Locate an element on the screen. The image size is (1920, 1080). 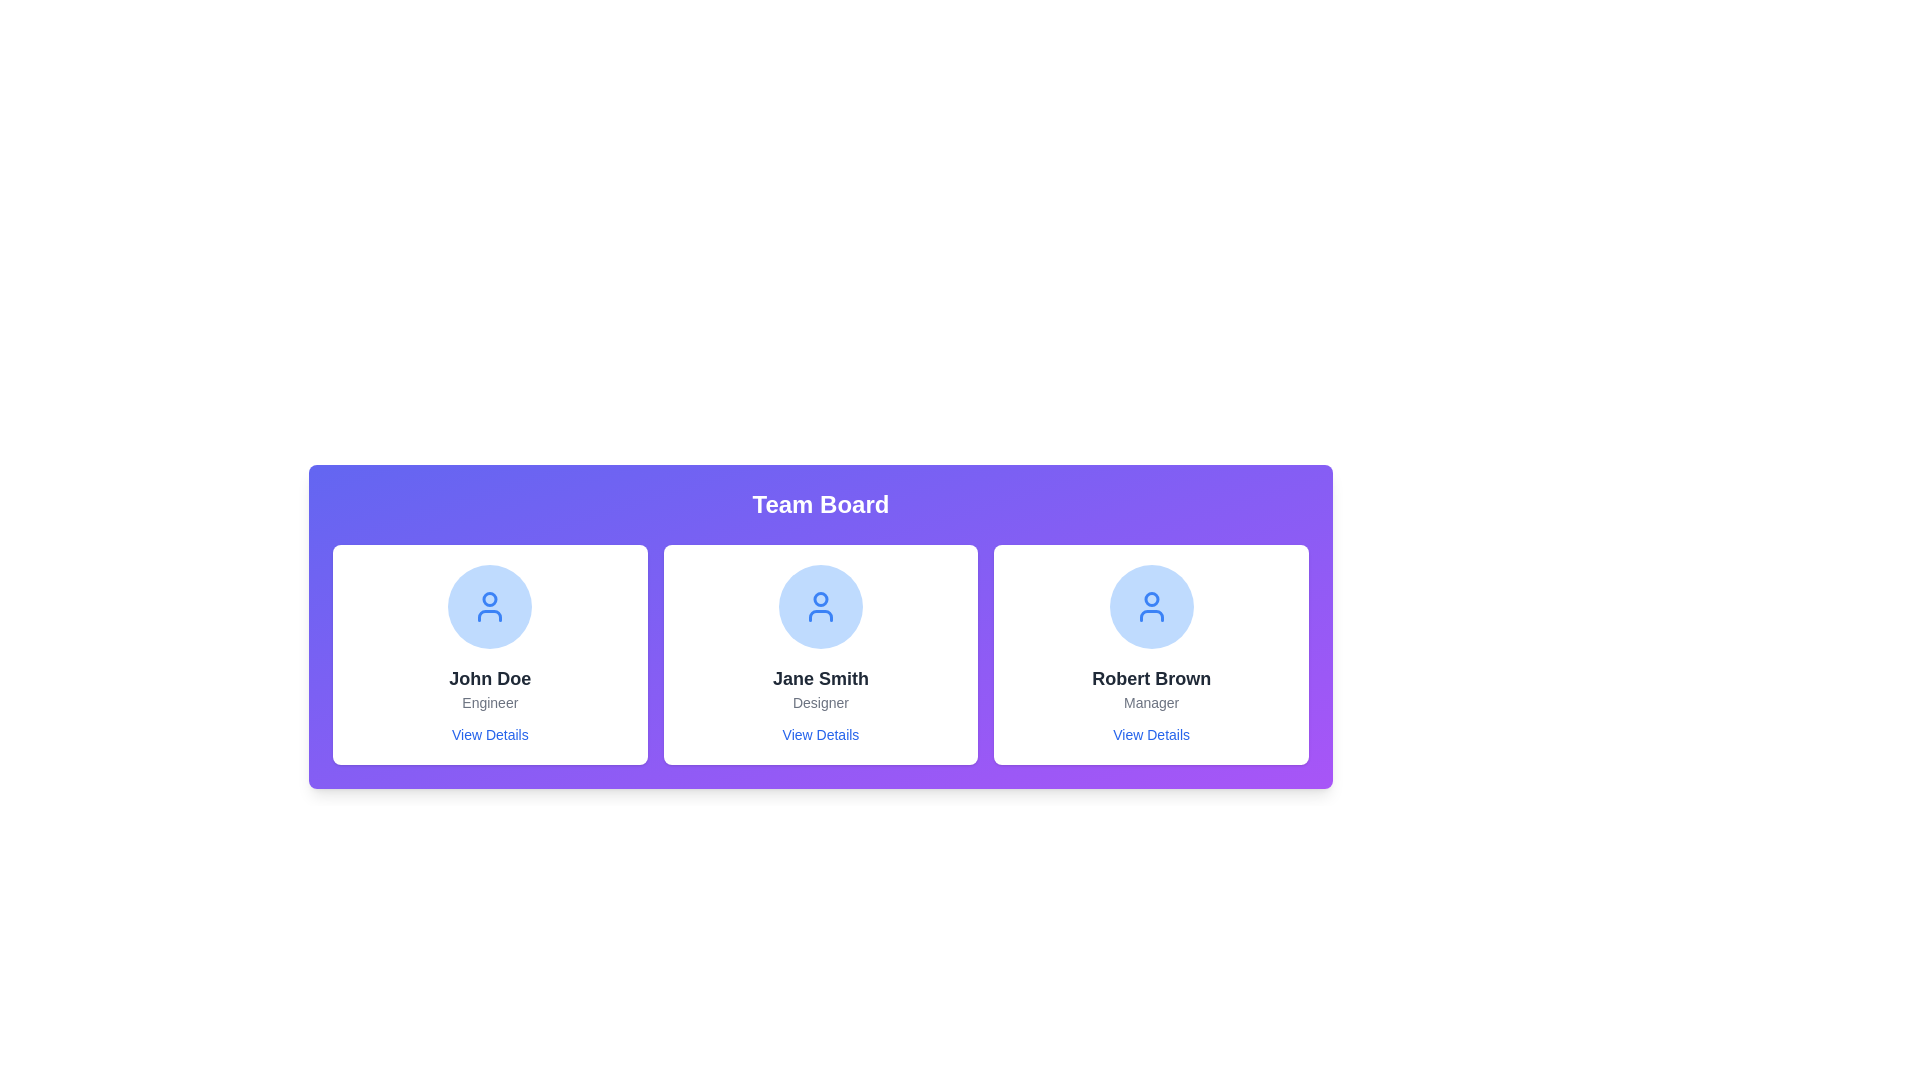
the profile image icon representing the user 'John Doe' located centrally within the profile card, above the text labels 'Engineer' and 'View Details' is located at coordinates (490, 605).